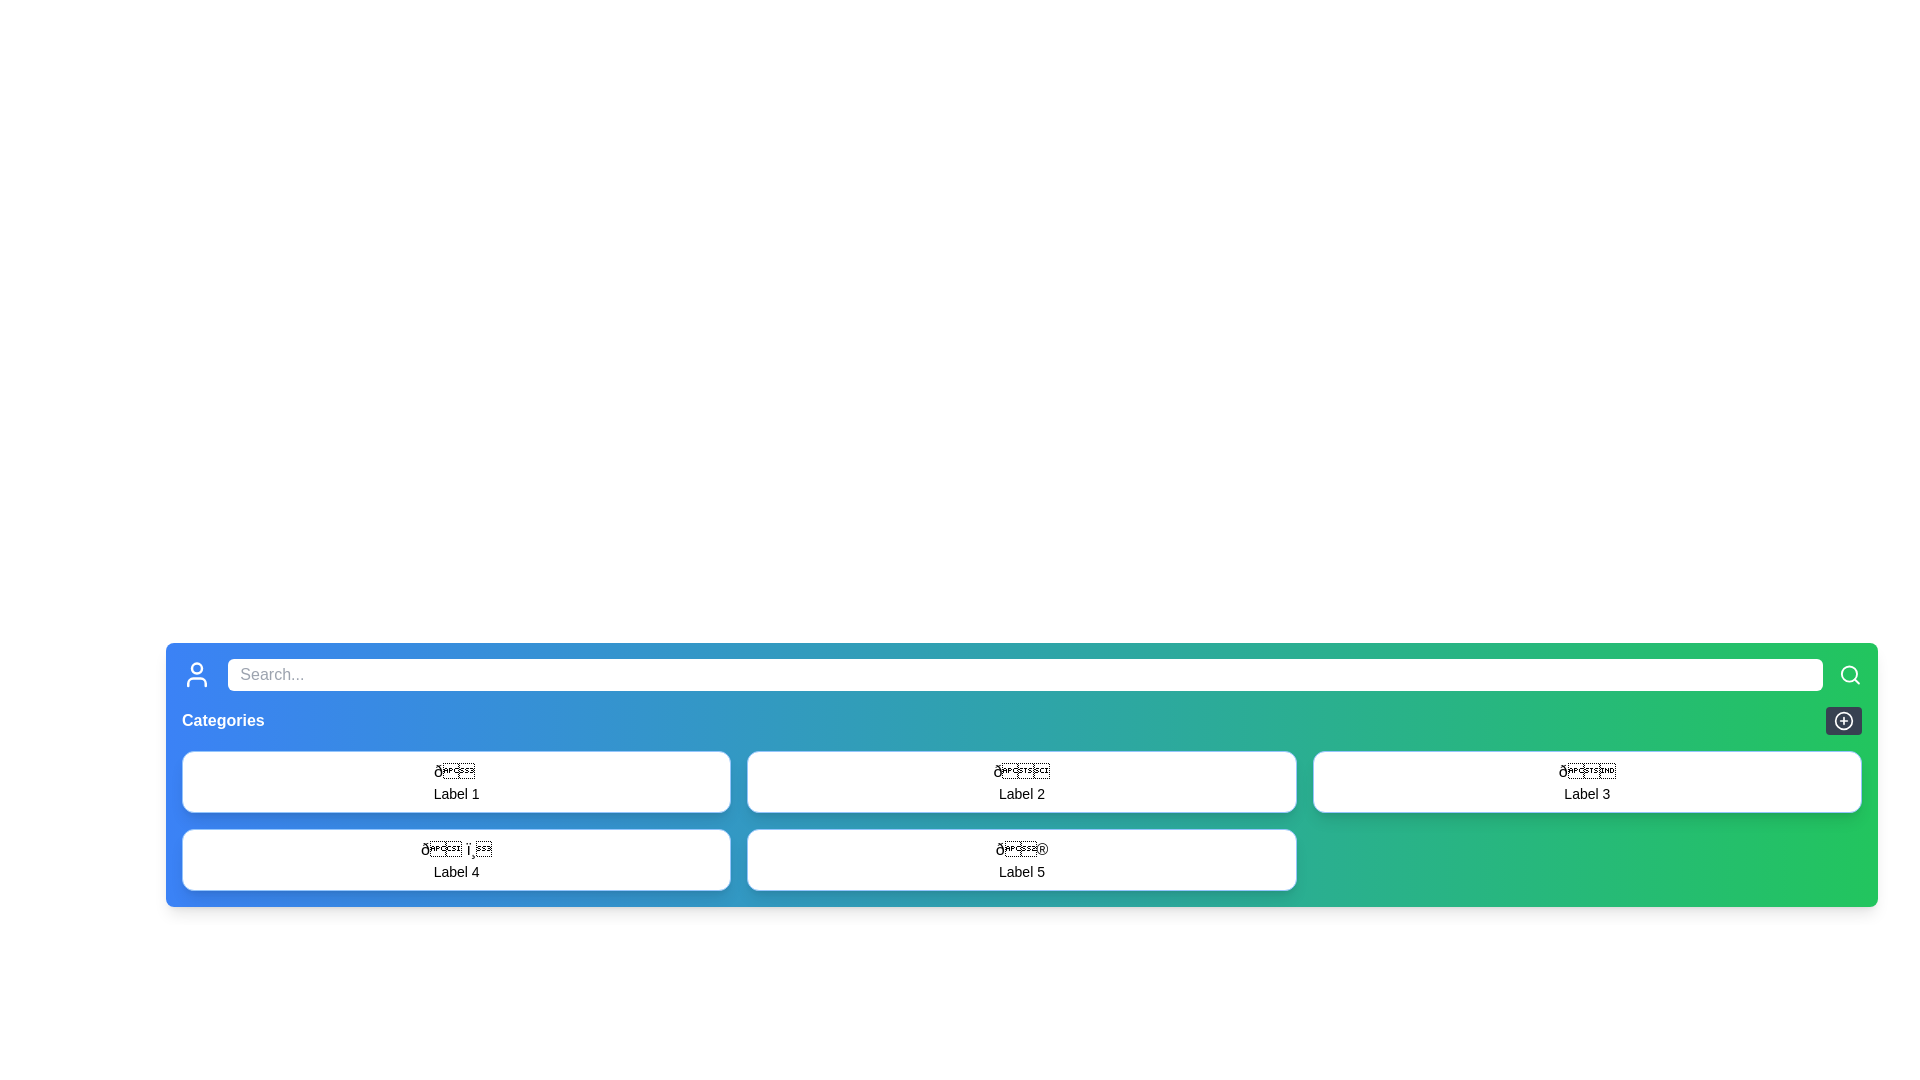 The height and width of the screenshot is (1080, 1920). What do you see at coordinates (1842, 721) in the screenshot?
I see `the action button located on the right side of a green toolbar` at bounding box center [1842, 721].